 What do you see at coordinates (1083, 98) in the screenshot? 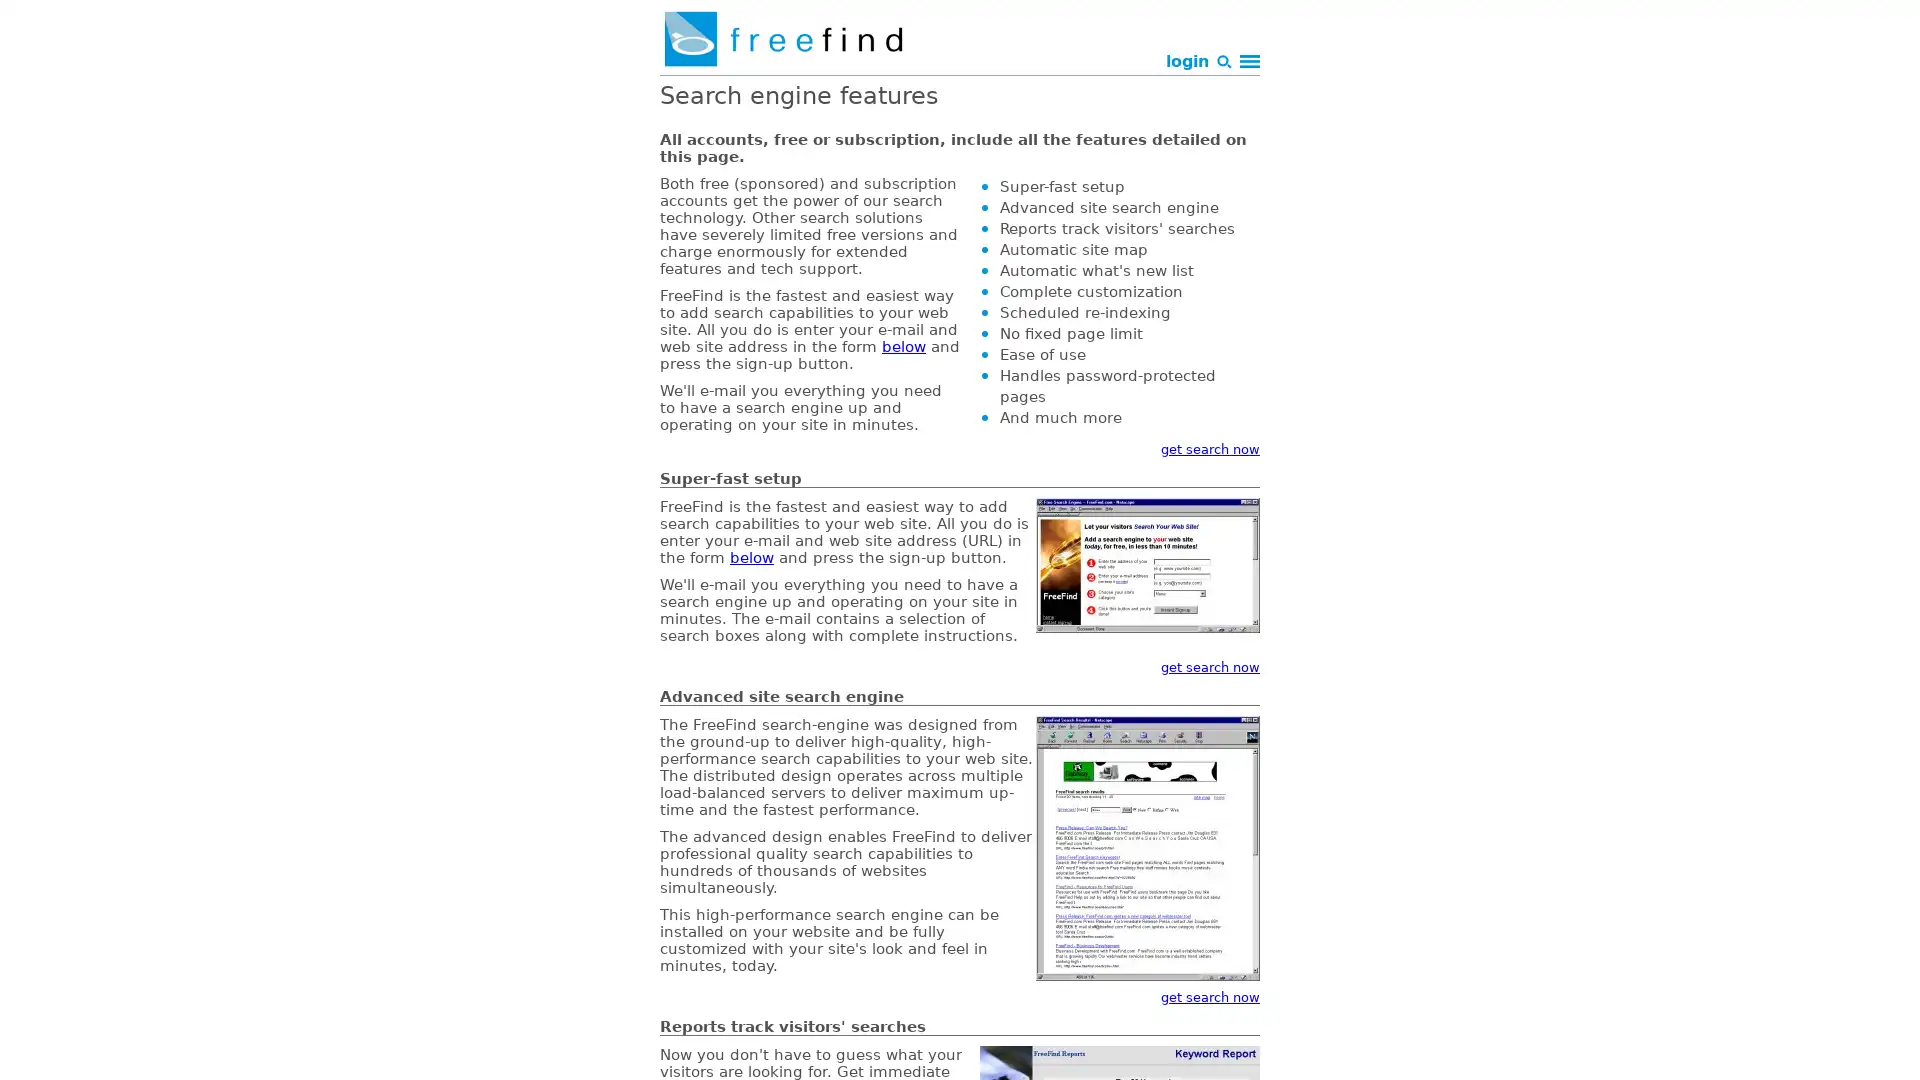
I see `Search` at bounding box center [1083, 98].